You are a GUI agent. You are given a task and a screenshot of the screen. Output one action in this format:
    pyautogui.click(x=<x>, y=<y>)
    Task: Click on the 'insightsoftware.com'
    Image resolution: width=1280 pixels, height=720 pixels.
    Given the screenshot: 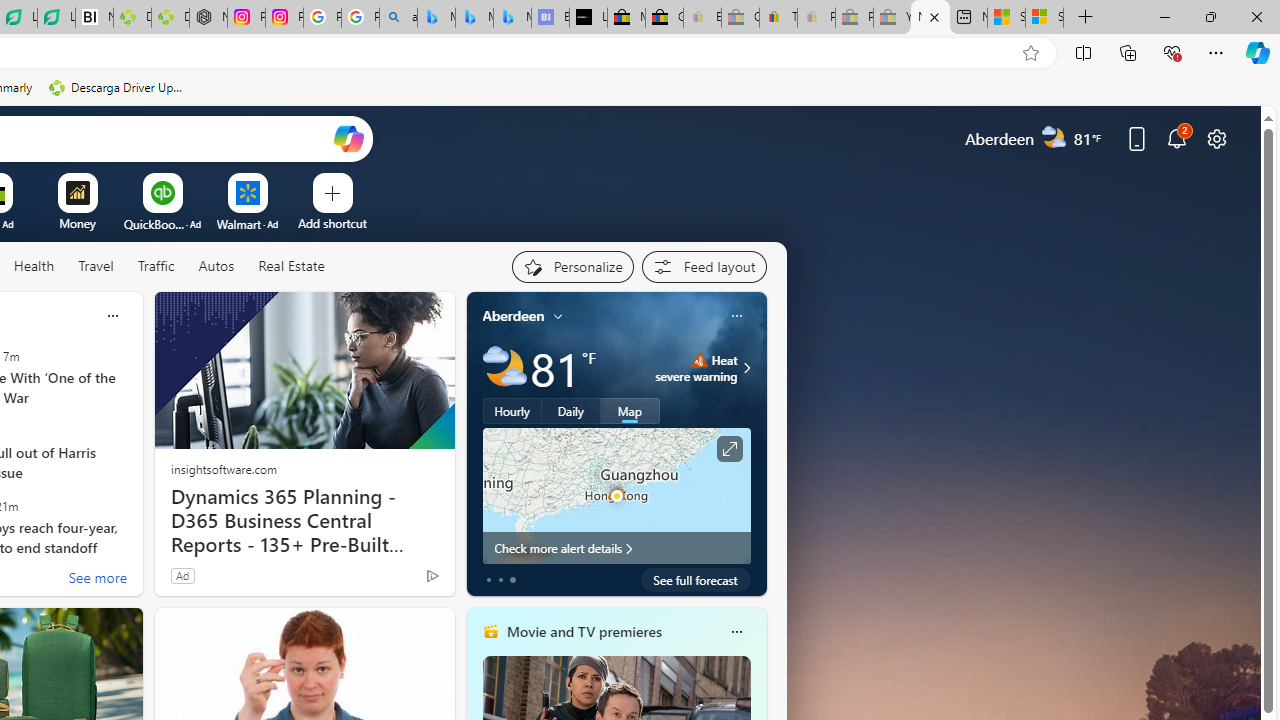 What is the action you would take?
    pyautogui.click(x=223, y=468)
    